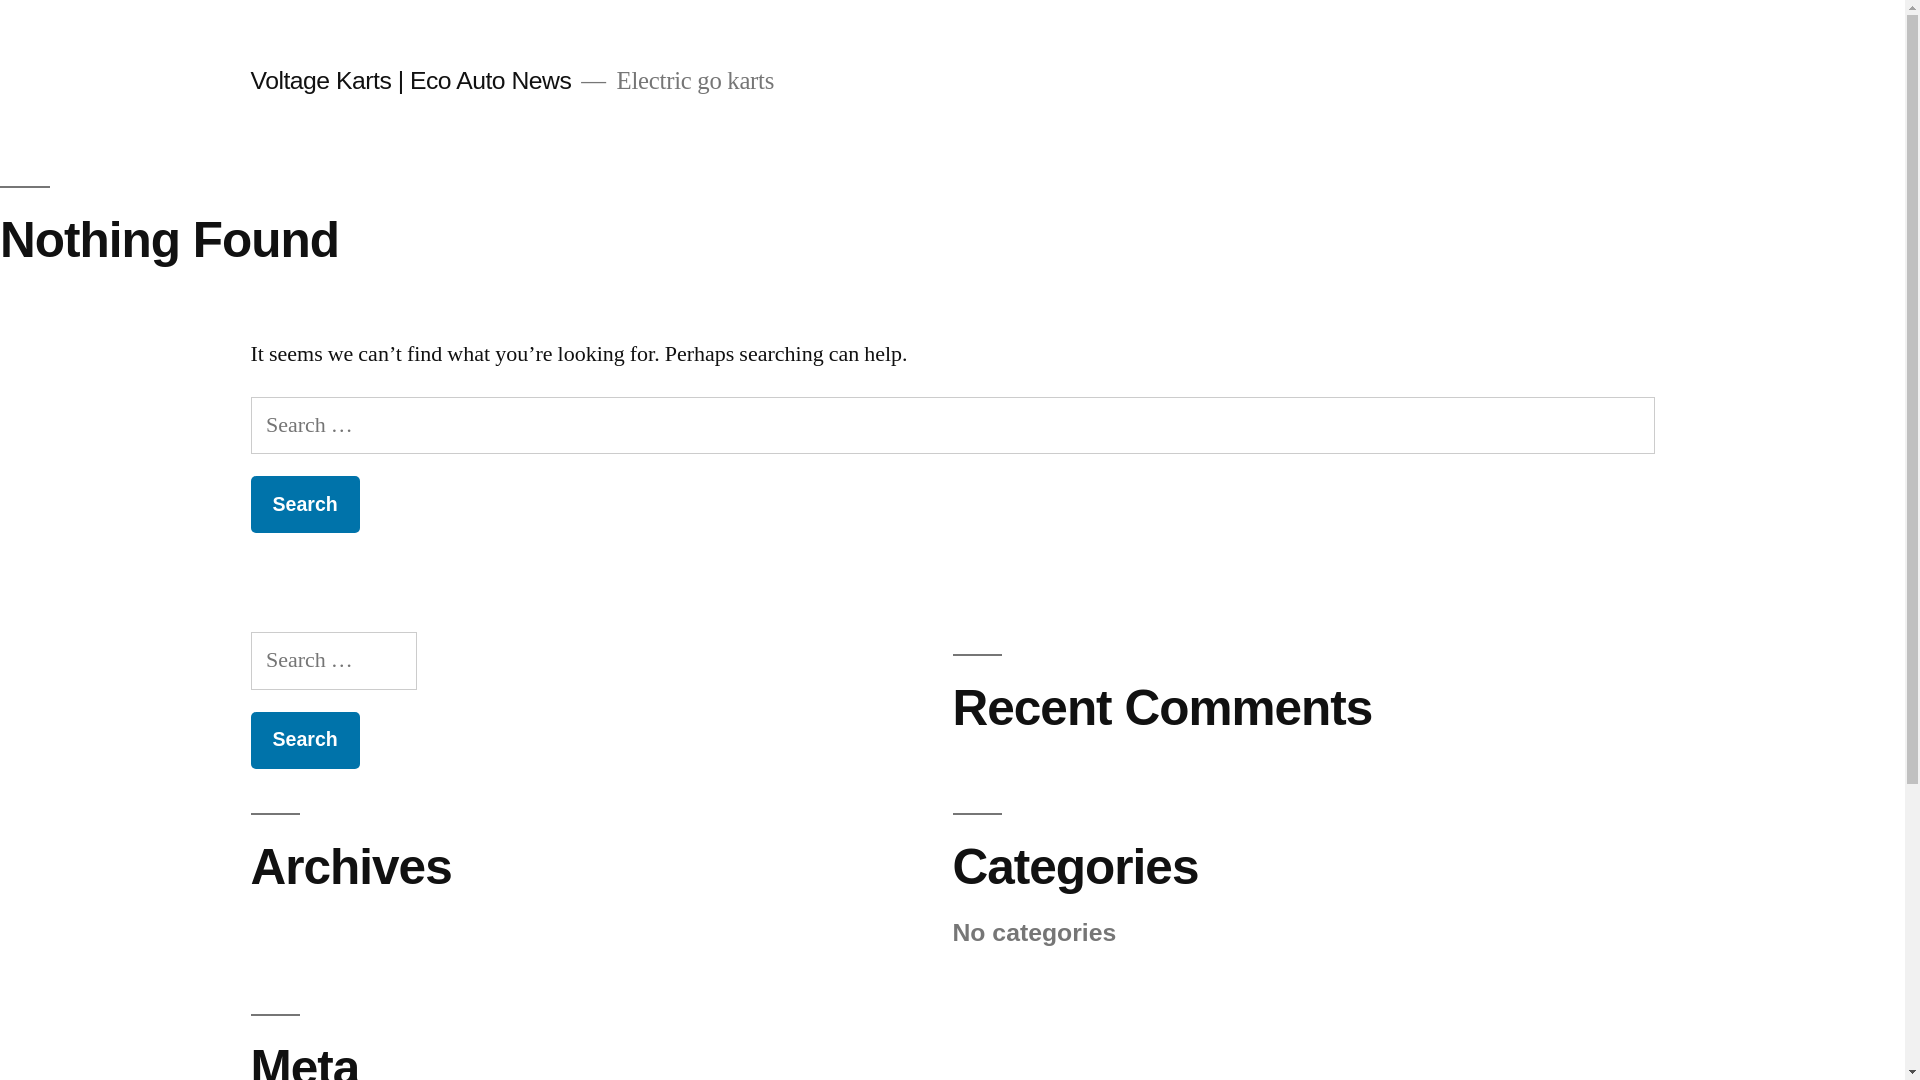 This screenshot has width=1920, height=1080. I want to click on 'Search', so click(303, 503).